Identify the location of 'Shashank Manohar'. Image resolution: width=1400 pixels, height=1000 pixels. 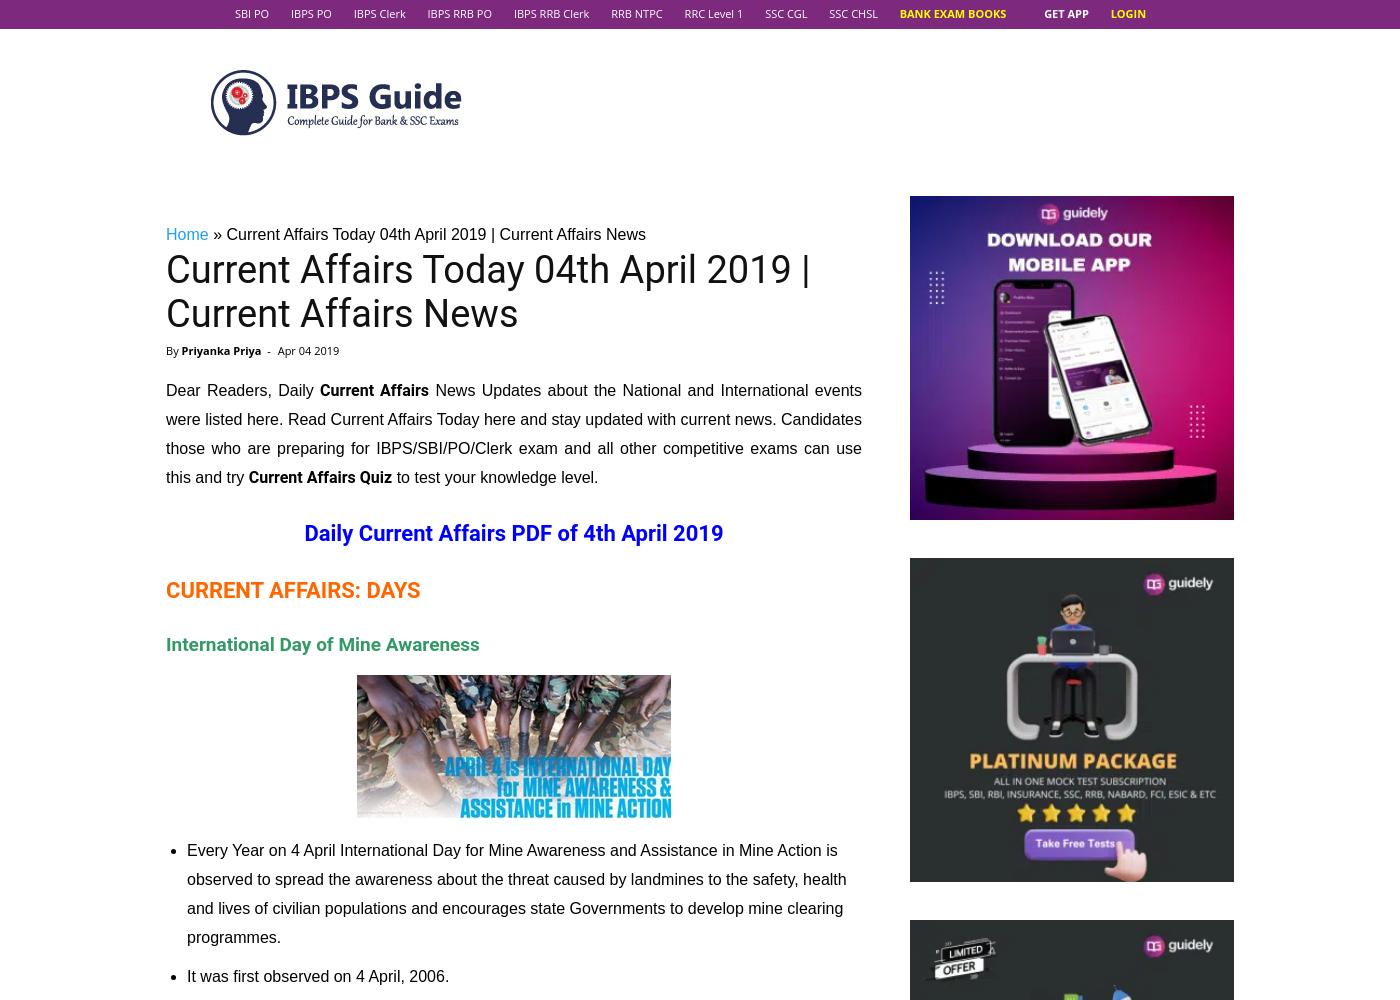
(699, 615).